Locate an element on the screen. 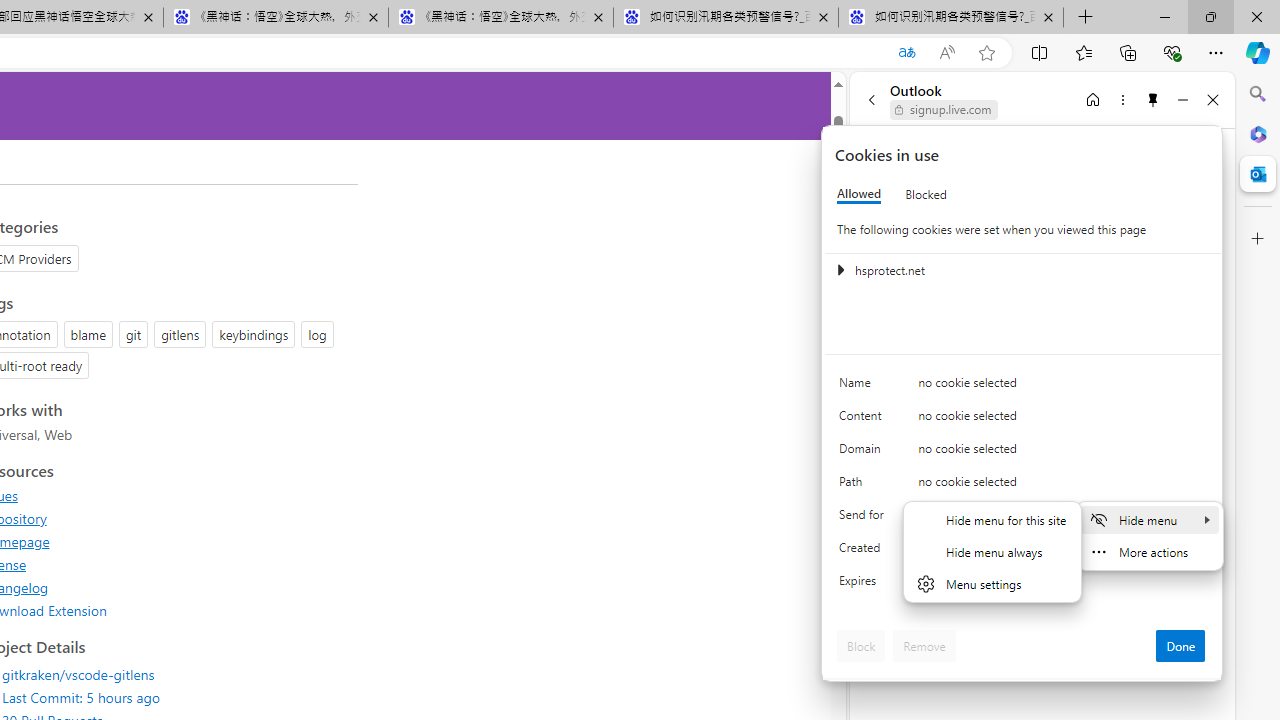 Image resolution: width=1280 pixels, height=720 pixels. 'More actions' is located at coordinates (1149, 551).